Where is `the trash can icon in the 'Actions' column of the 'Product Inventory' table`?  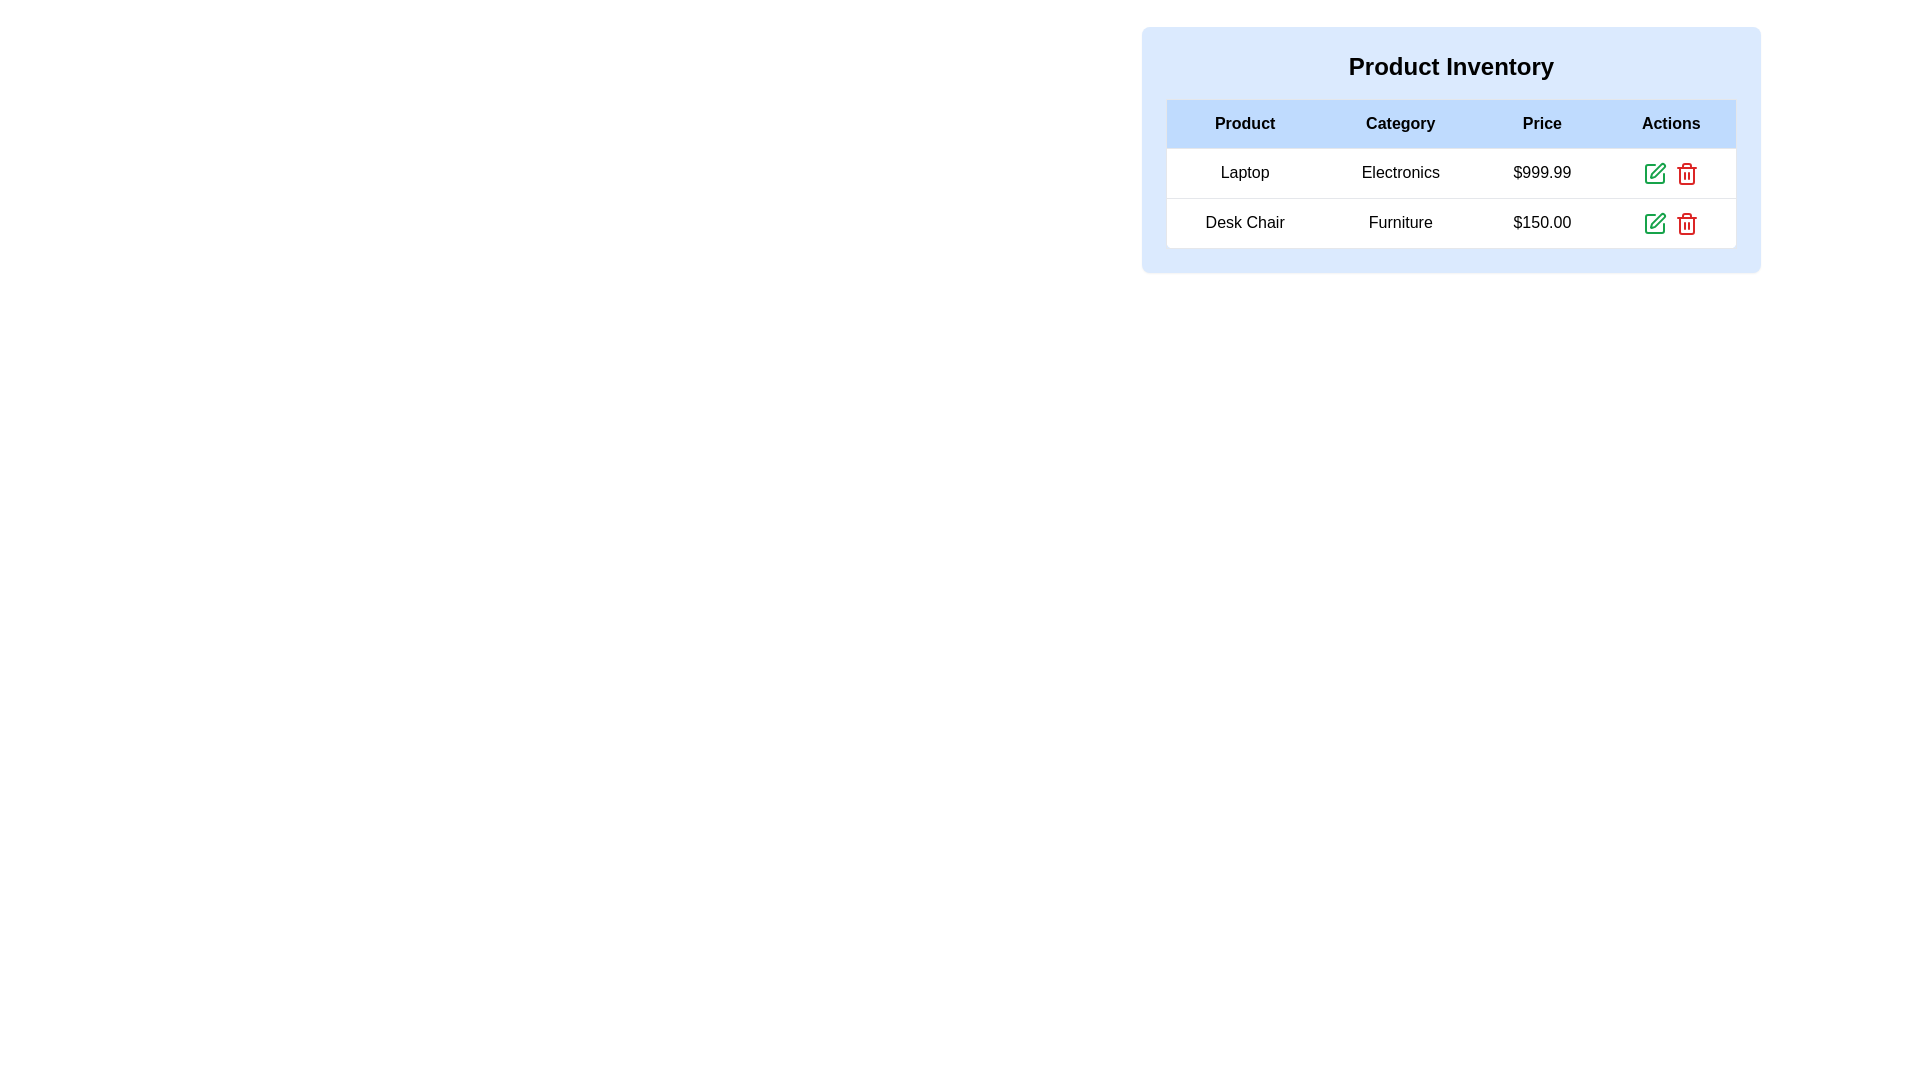
the trash can icon in the 'Actions' column of the 'Product Inventory' table is located at coordinates (1685, 224).